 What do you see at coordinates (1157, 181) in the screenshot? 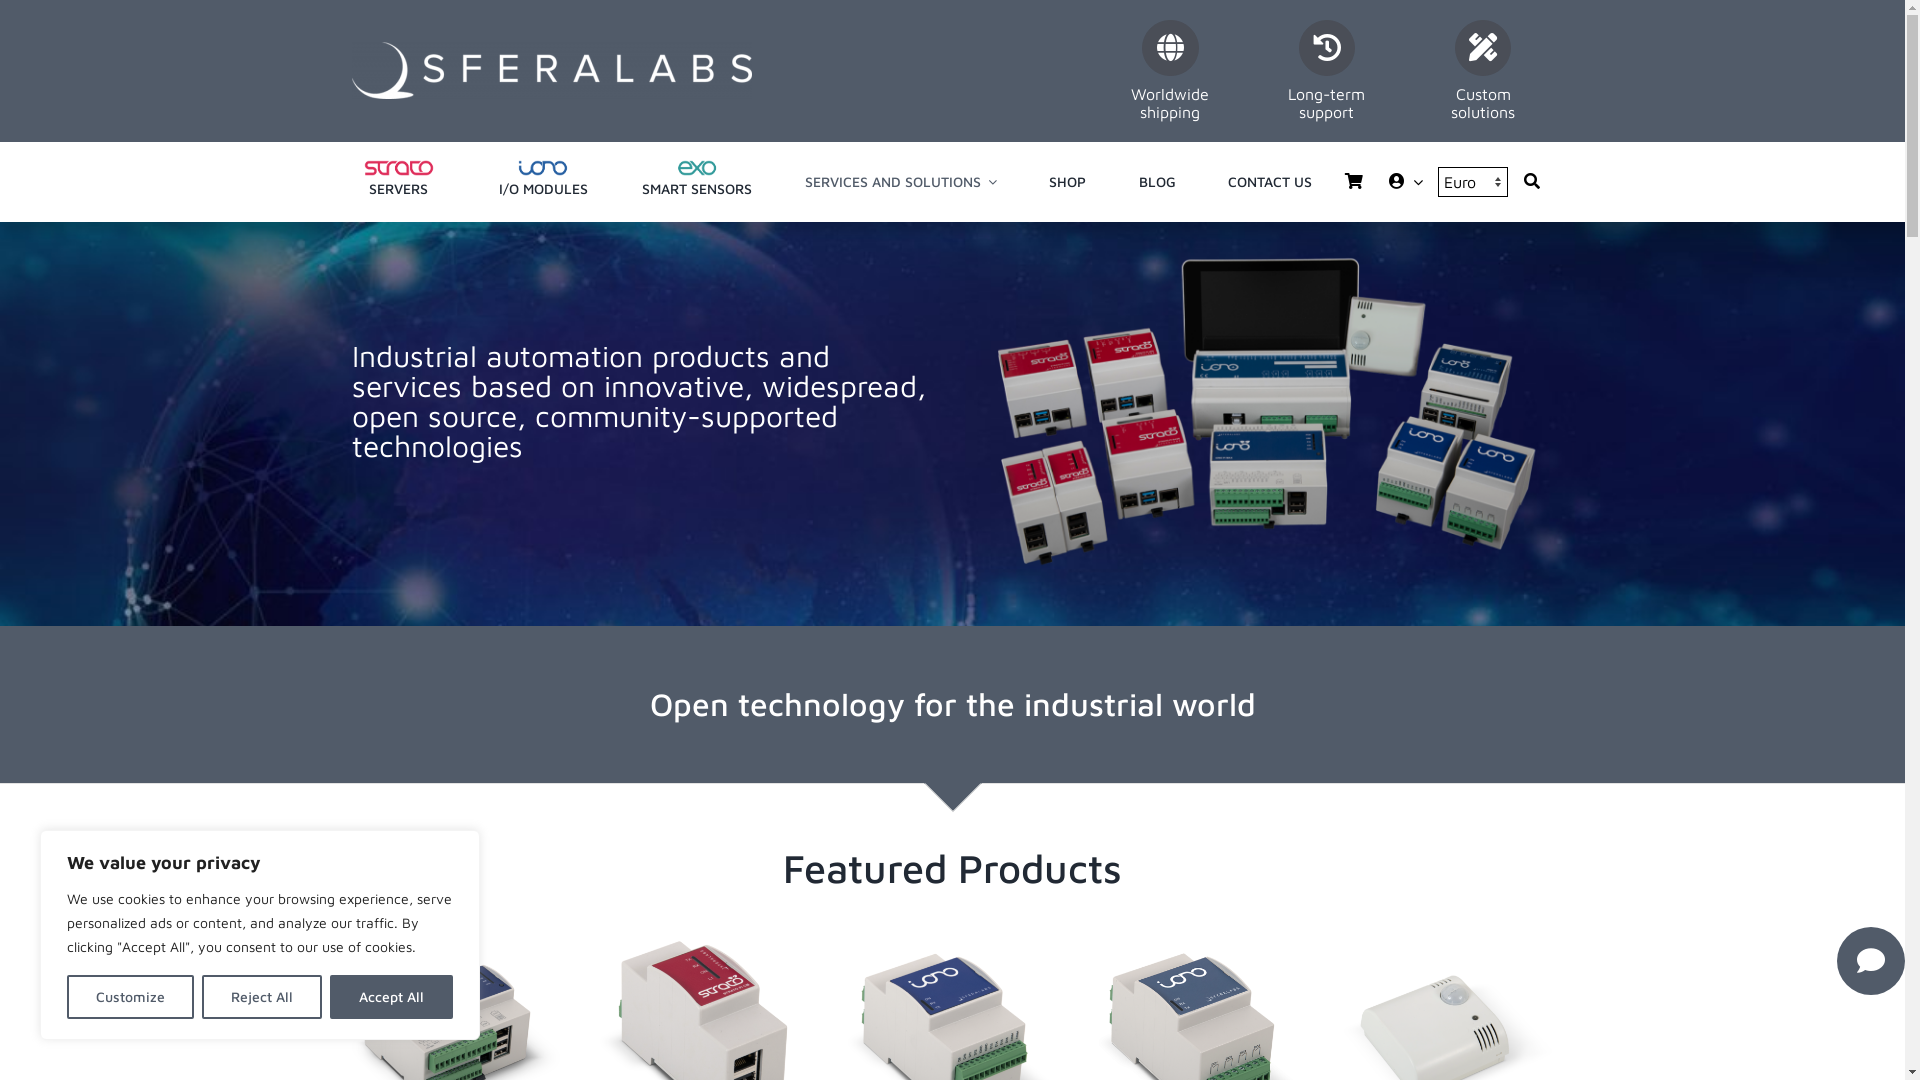
I see `'BLOG'` at bounding box center [1157, 181].